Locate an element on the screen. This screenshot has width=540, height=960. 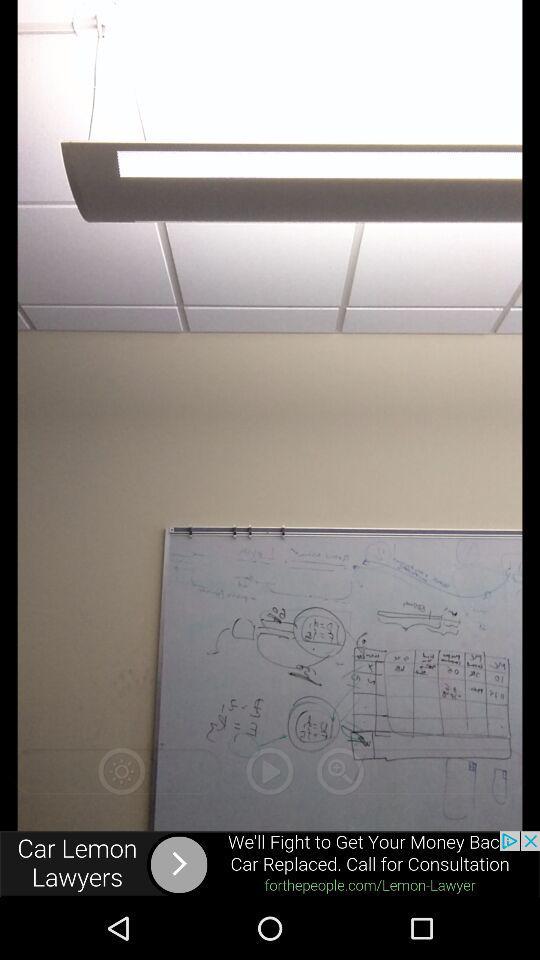
forthepeople.com/lemon-lawyer site page is located at coordinates (270, 863).